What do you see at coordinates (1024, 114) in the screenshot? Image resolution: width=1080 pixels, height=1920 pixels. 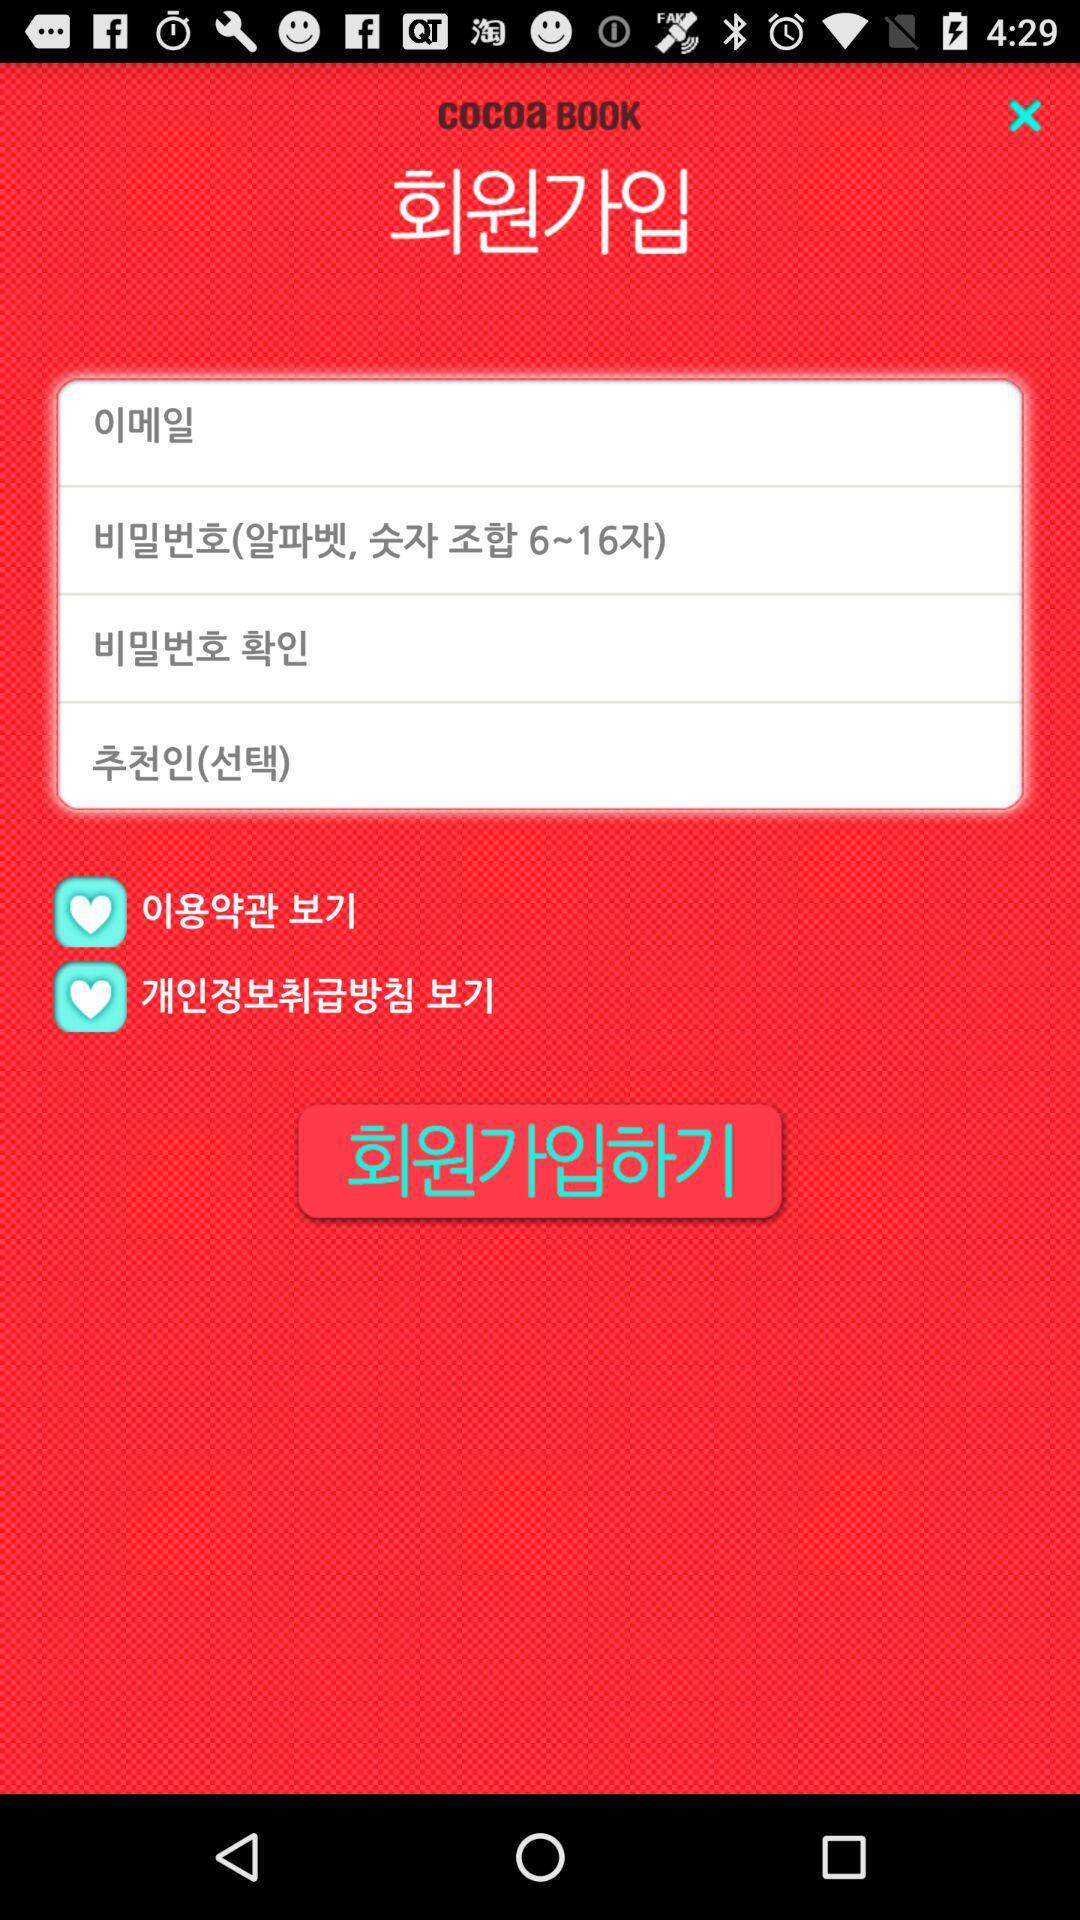 I see `entry` at bounding box center [1024, 114].